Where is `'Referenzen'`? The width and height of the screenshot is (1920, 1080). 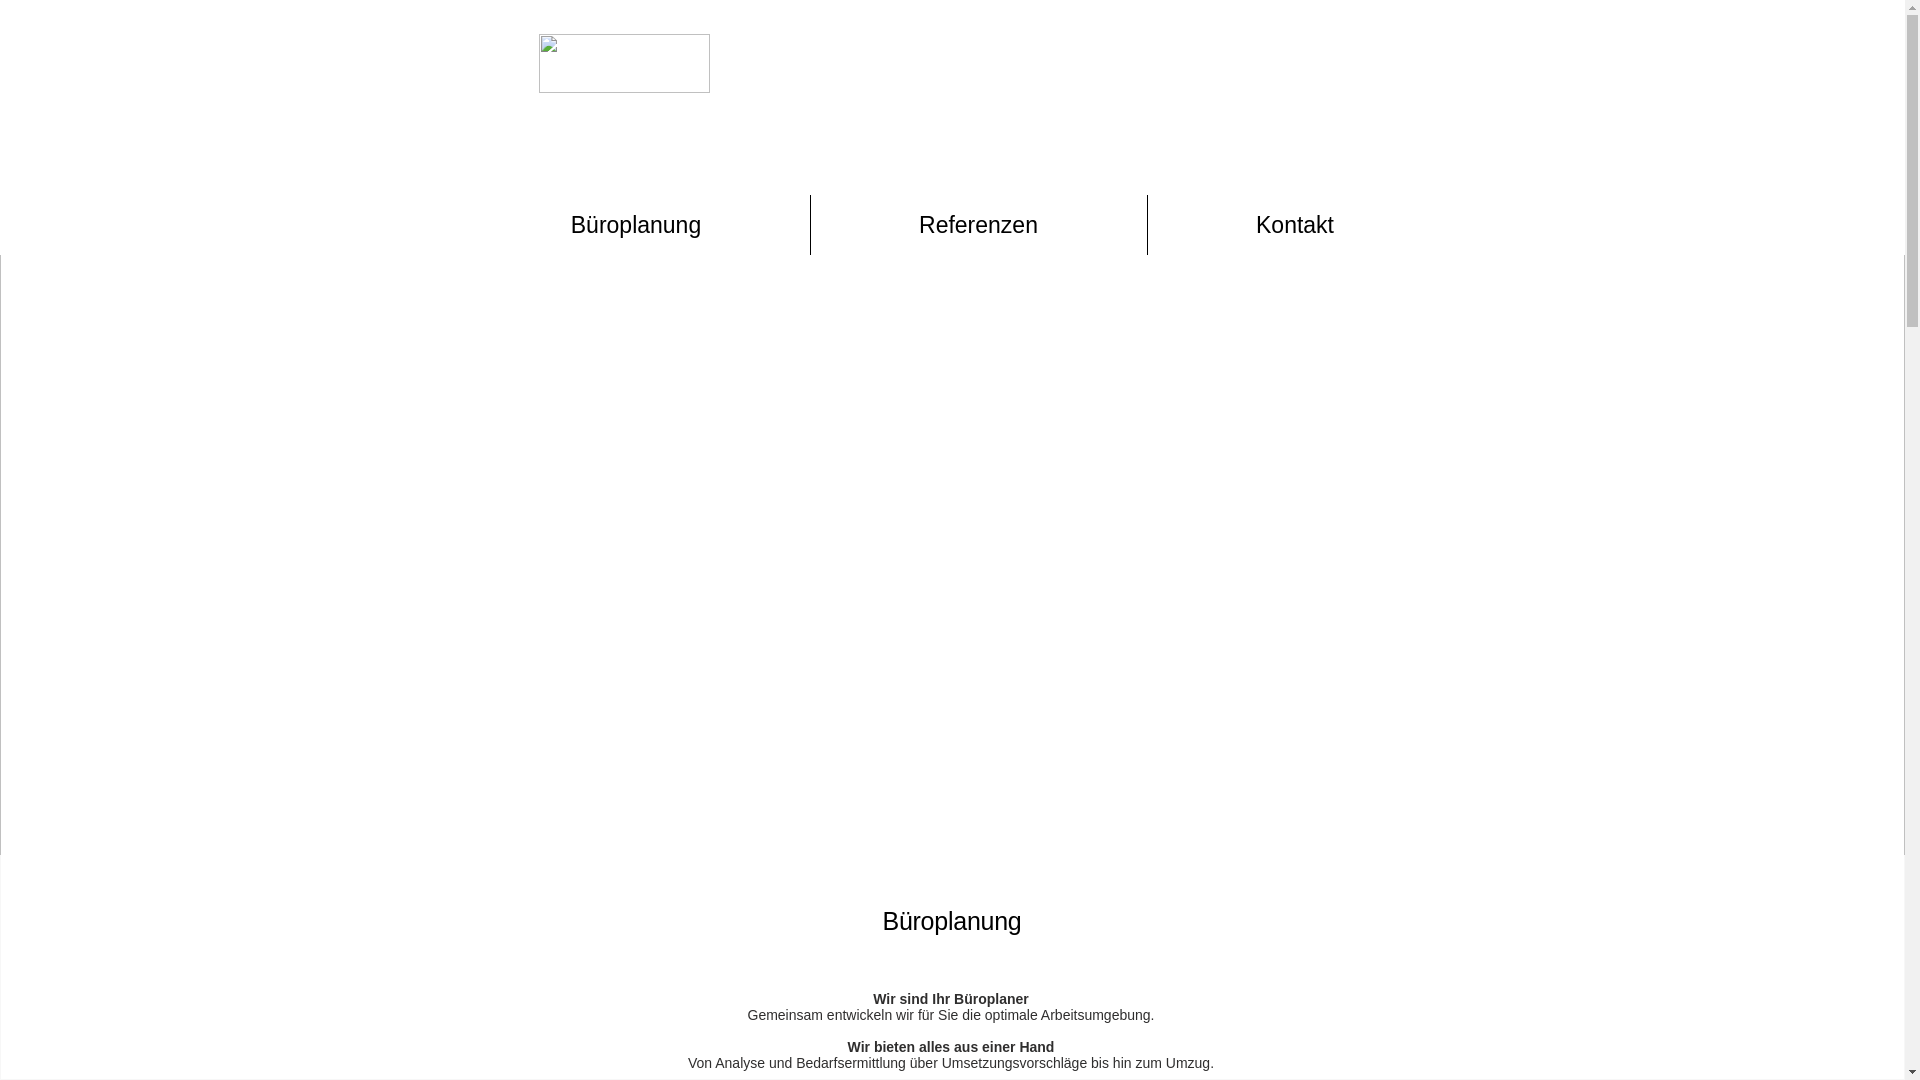 'Referenzen' is located at coordinates (978, 224).